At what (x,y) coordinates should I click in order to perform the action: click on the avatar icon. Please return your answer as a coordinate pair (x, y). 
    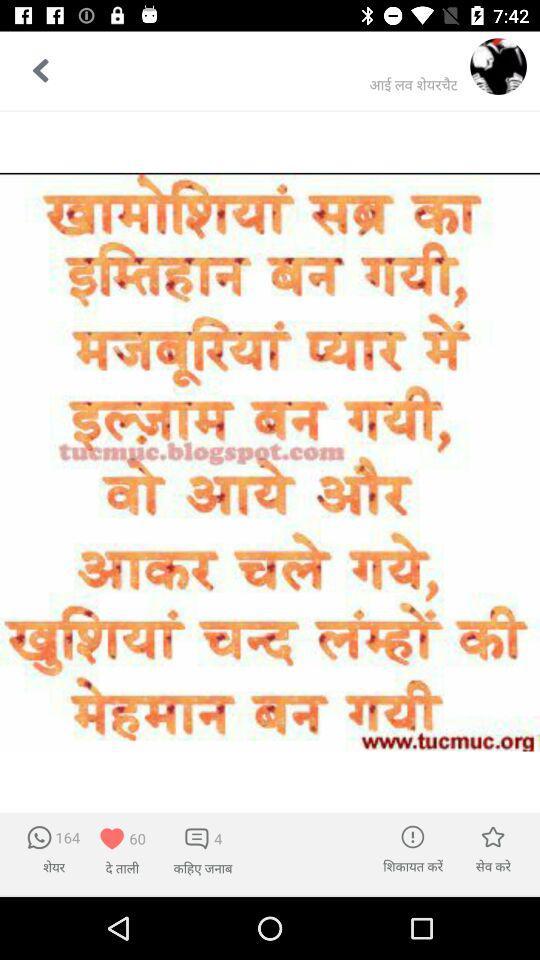
    Looking at the image, I should click on (497, 66).